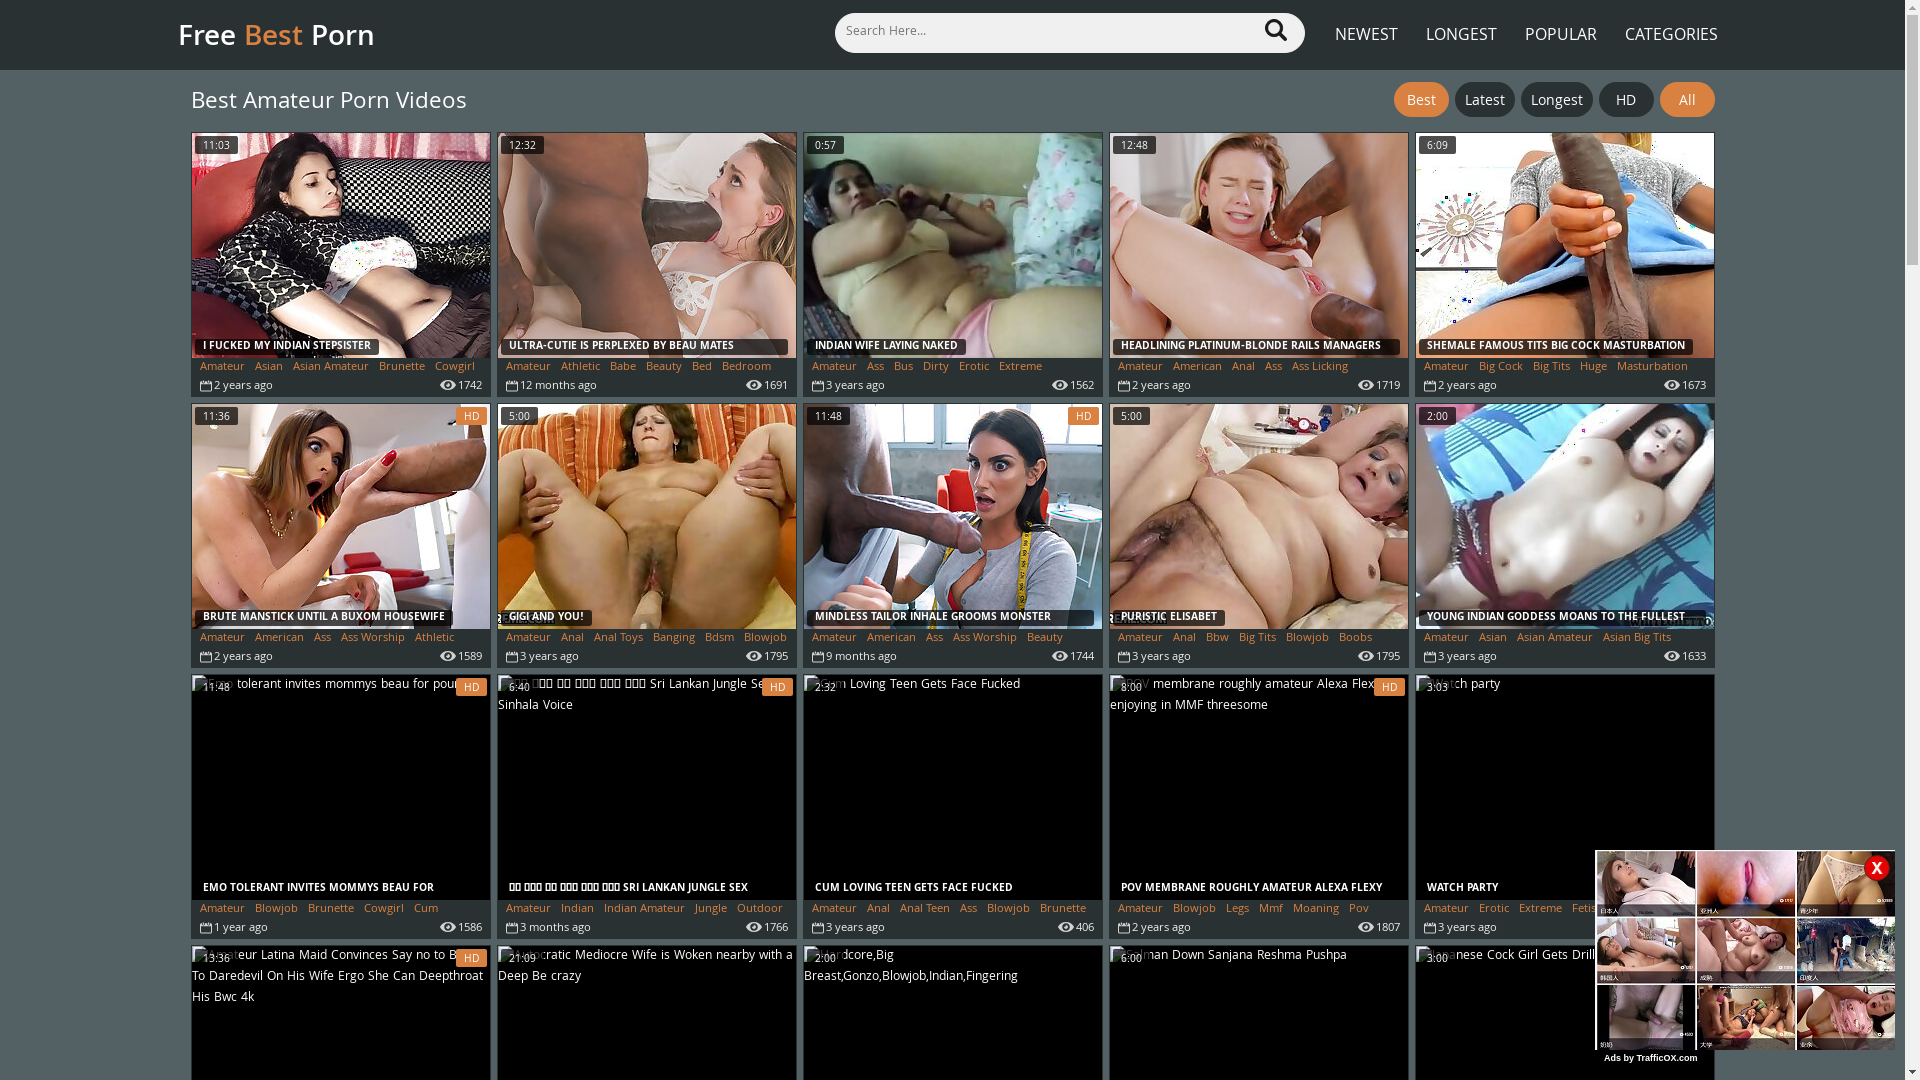 Image resolution: width=1920 pixels, height=1080 pixels. What do you see at coordinates (1592, 367) in the screenshot?
I see `'Huge'` at bounding box center [1592, 367].